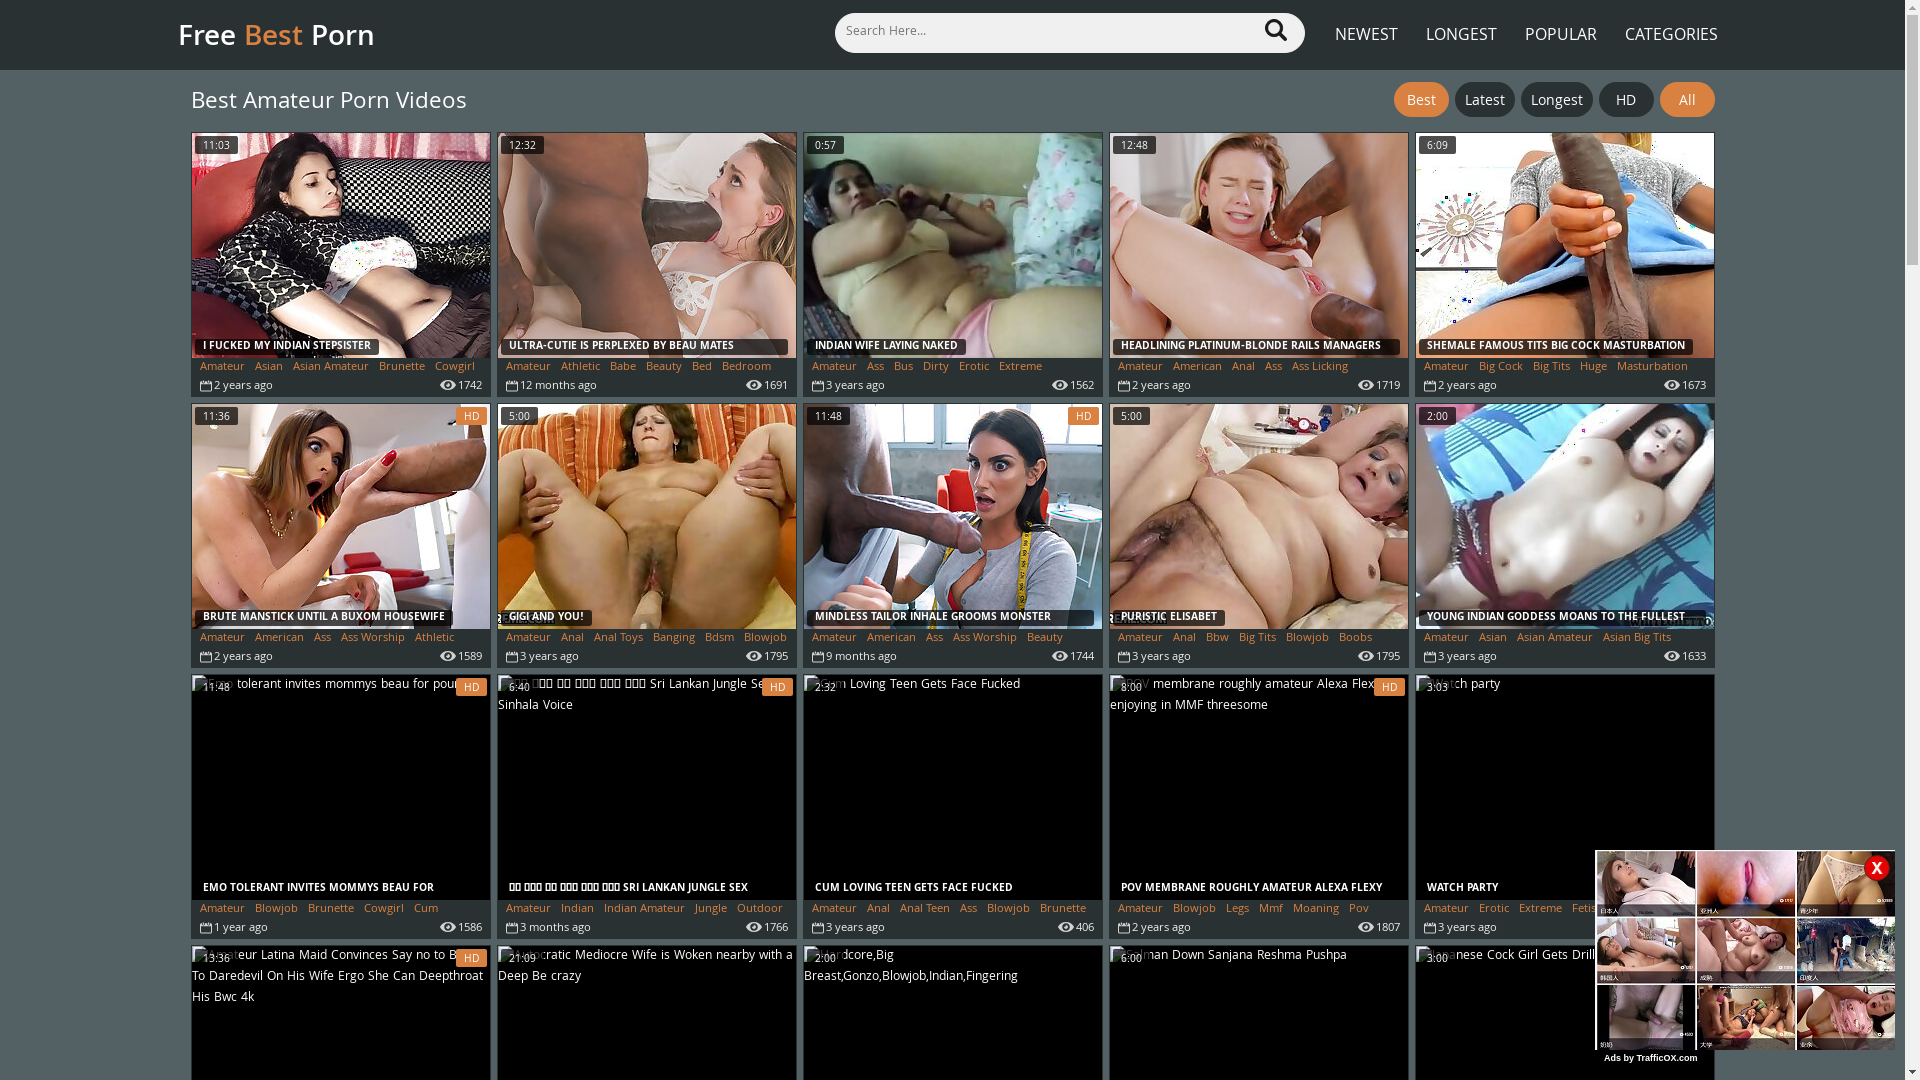 Image resolution: width=1920 pixels, height=1080 pixels. What do you see at coordinates (1592, 367) in the screenshot?
I see `'Huge'` at bounding box center [1592, 367].